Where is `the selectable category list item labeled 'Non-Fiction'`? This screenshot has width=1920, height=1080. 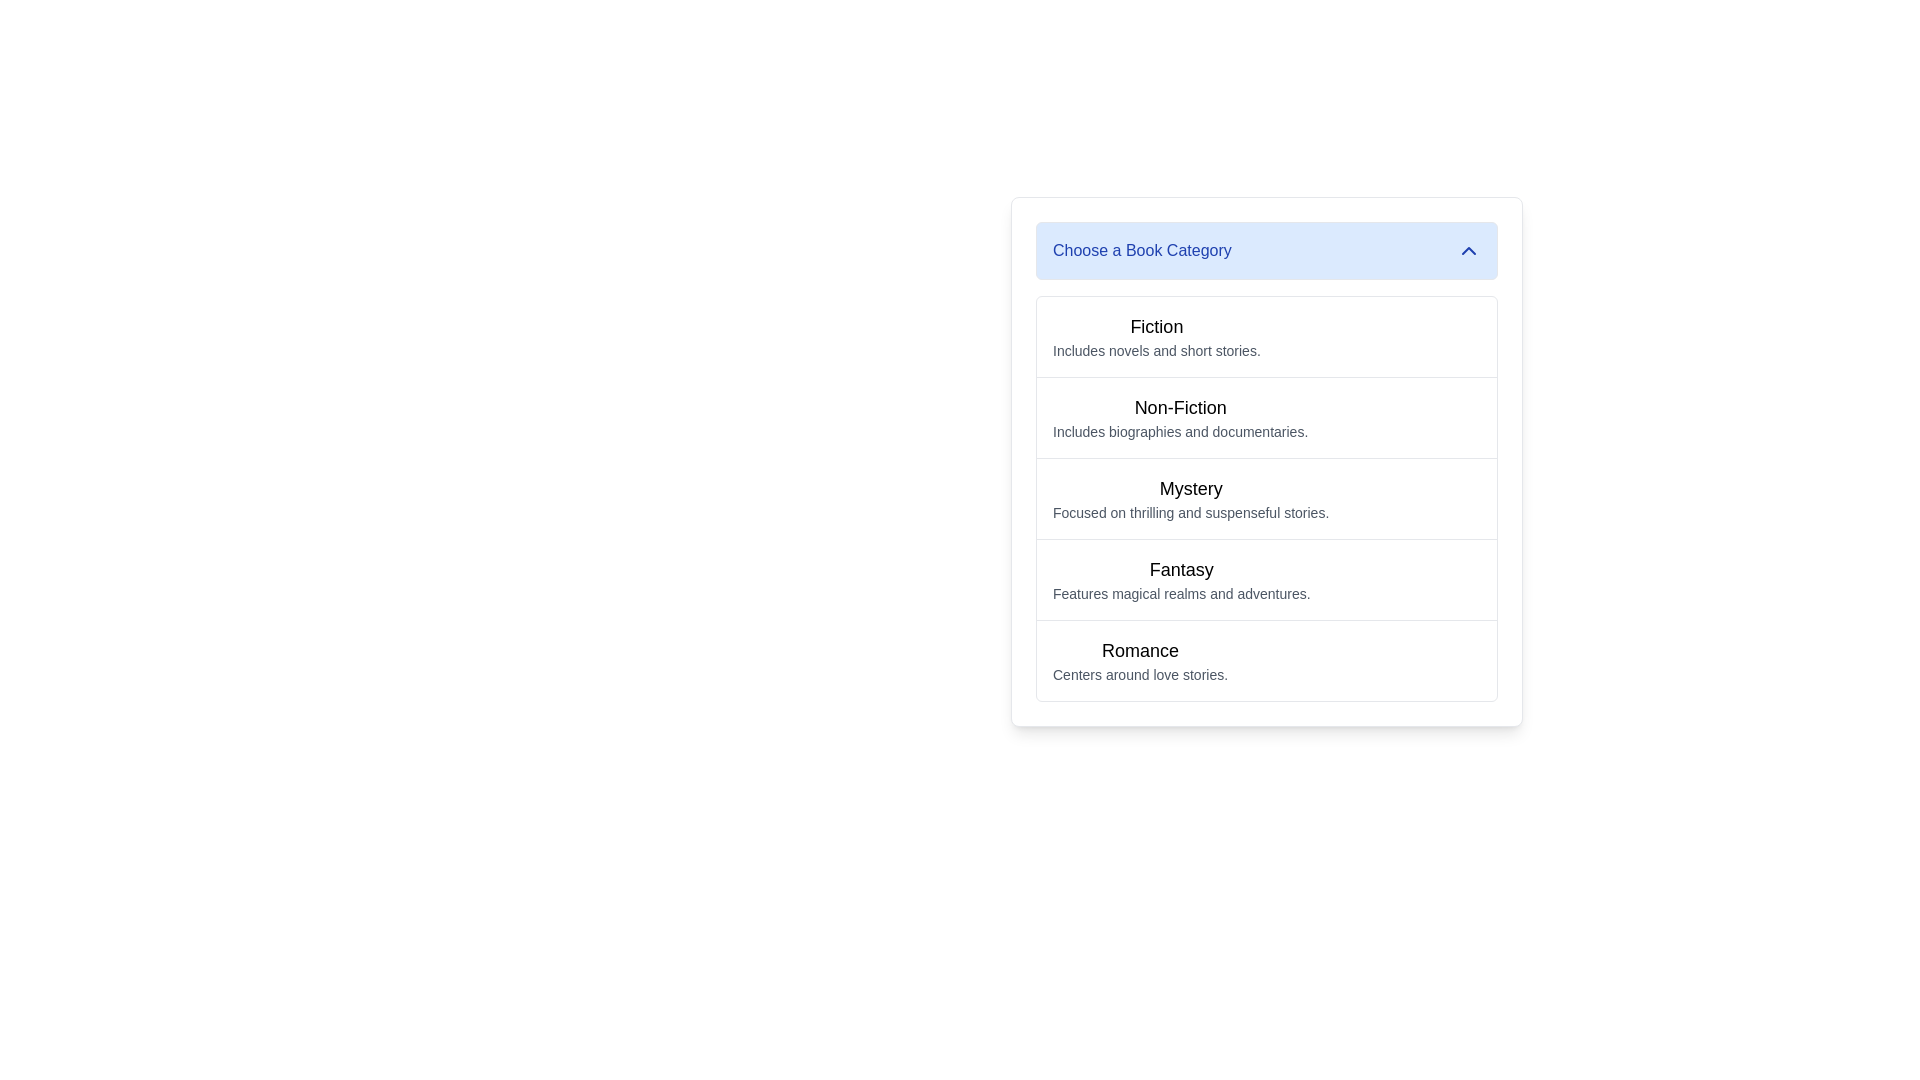
the selectable category list item labeled 'Non-Fiction' is located at coordinates (1180, 416).